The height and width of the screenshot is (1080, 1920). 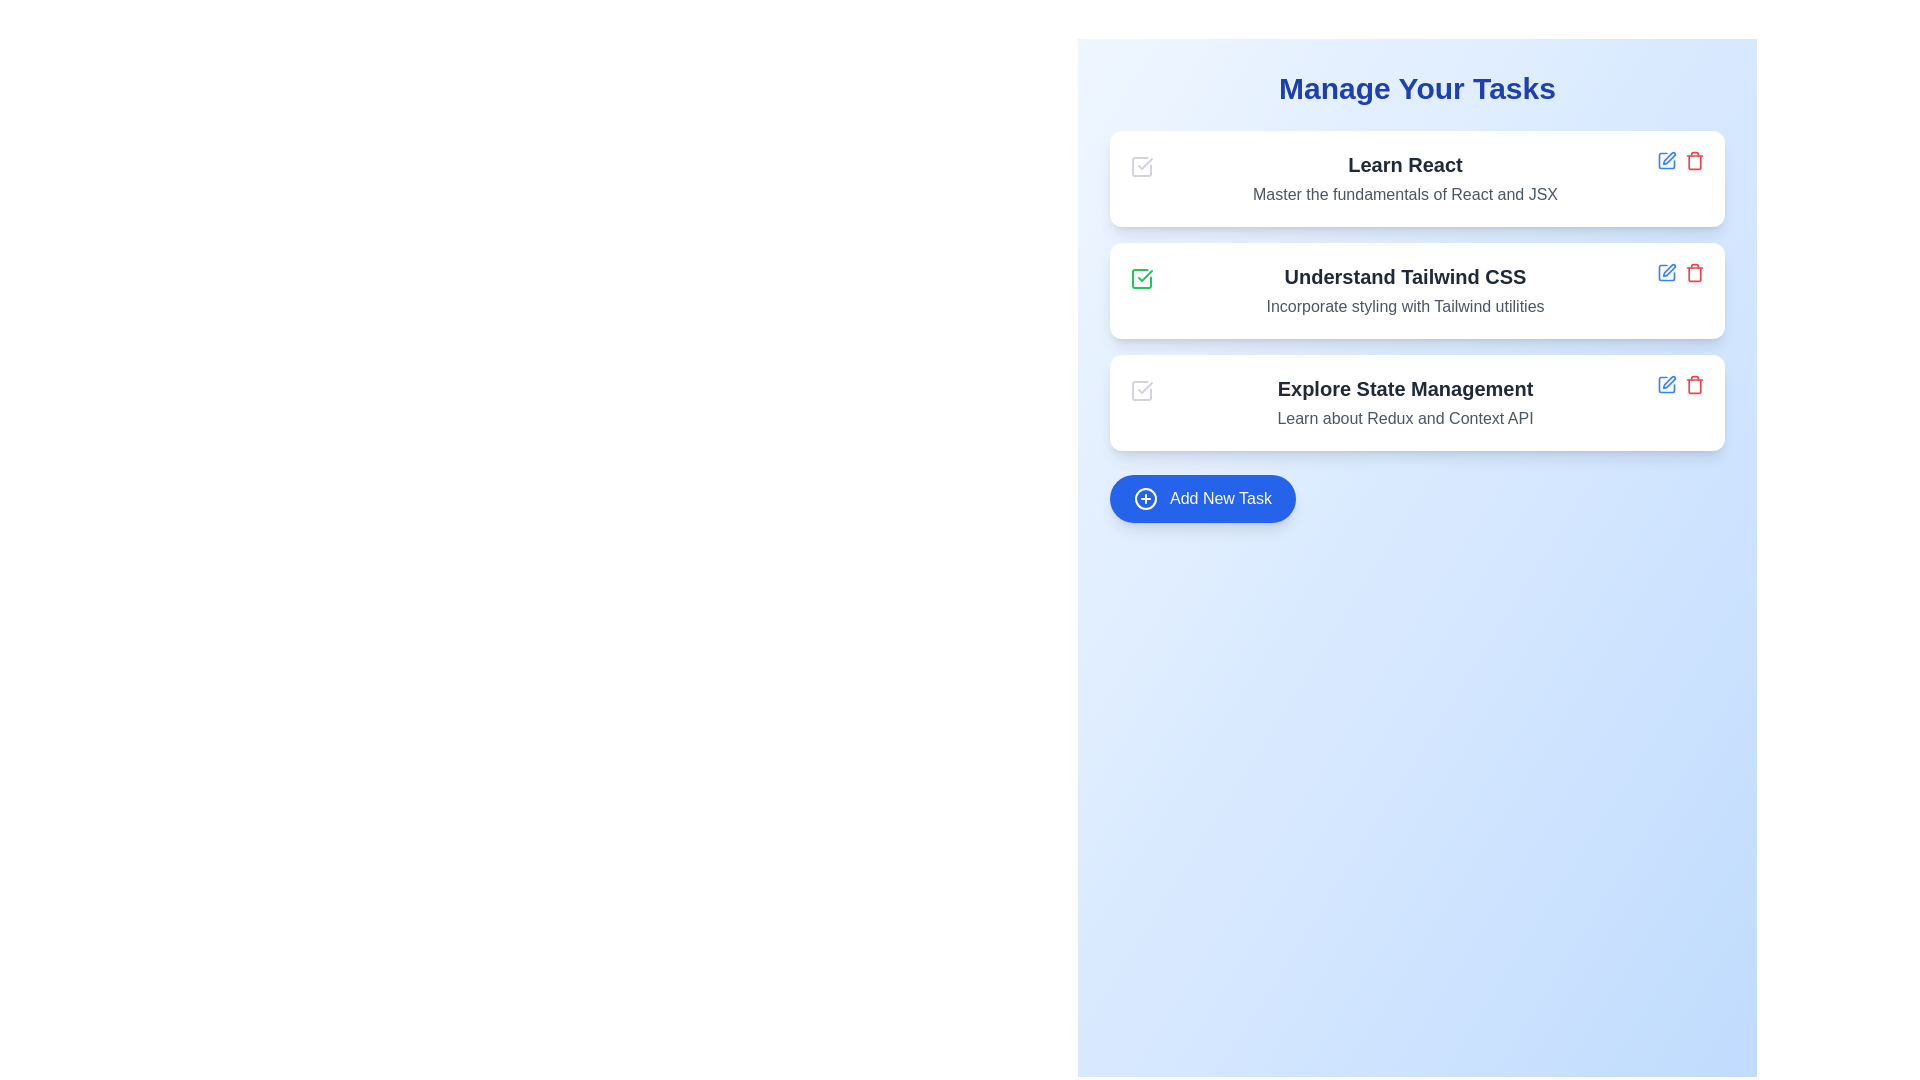 What do you see at coordinates (1669, 382) in the screenshot?
I see `the action icon styled as an SVG, located to the top-right of the 'Explore State Management' list entry` at bounding box center [1669, 382].